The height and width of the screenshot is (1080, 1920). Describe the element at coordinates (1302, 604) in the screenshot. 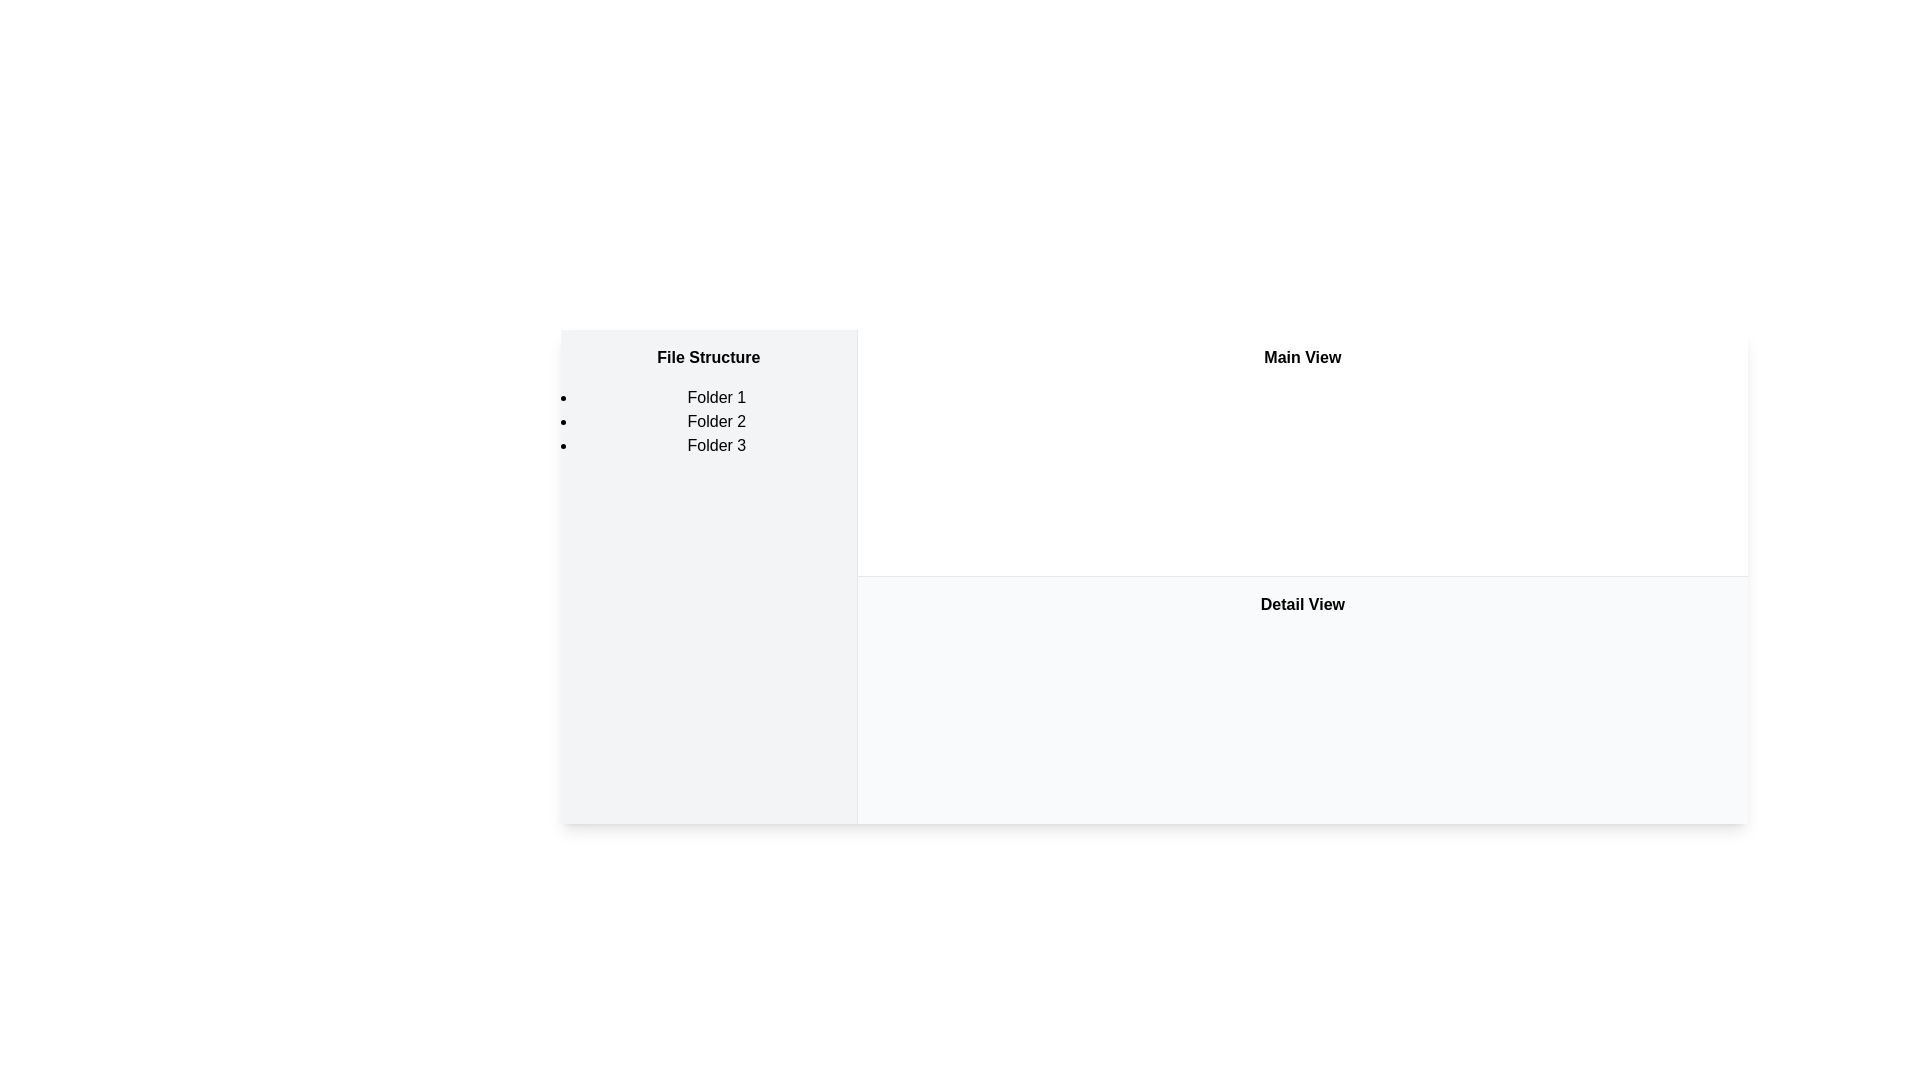

I see `the Text Label that indicates detailed content display, located below the 'Main View' title in the center of its section` at that location.